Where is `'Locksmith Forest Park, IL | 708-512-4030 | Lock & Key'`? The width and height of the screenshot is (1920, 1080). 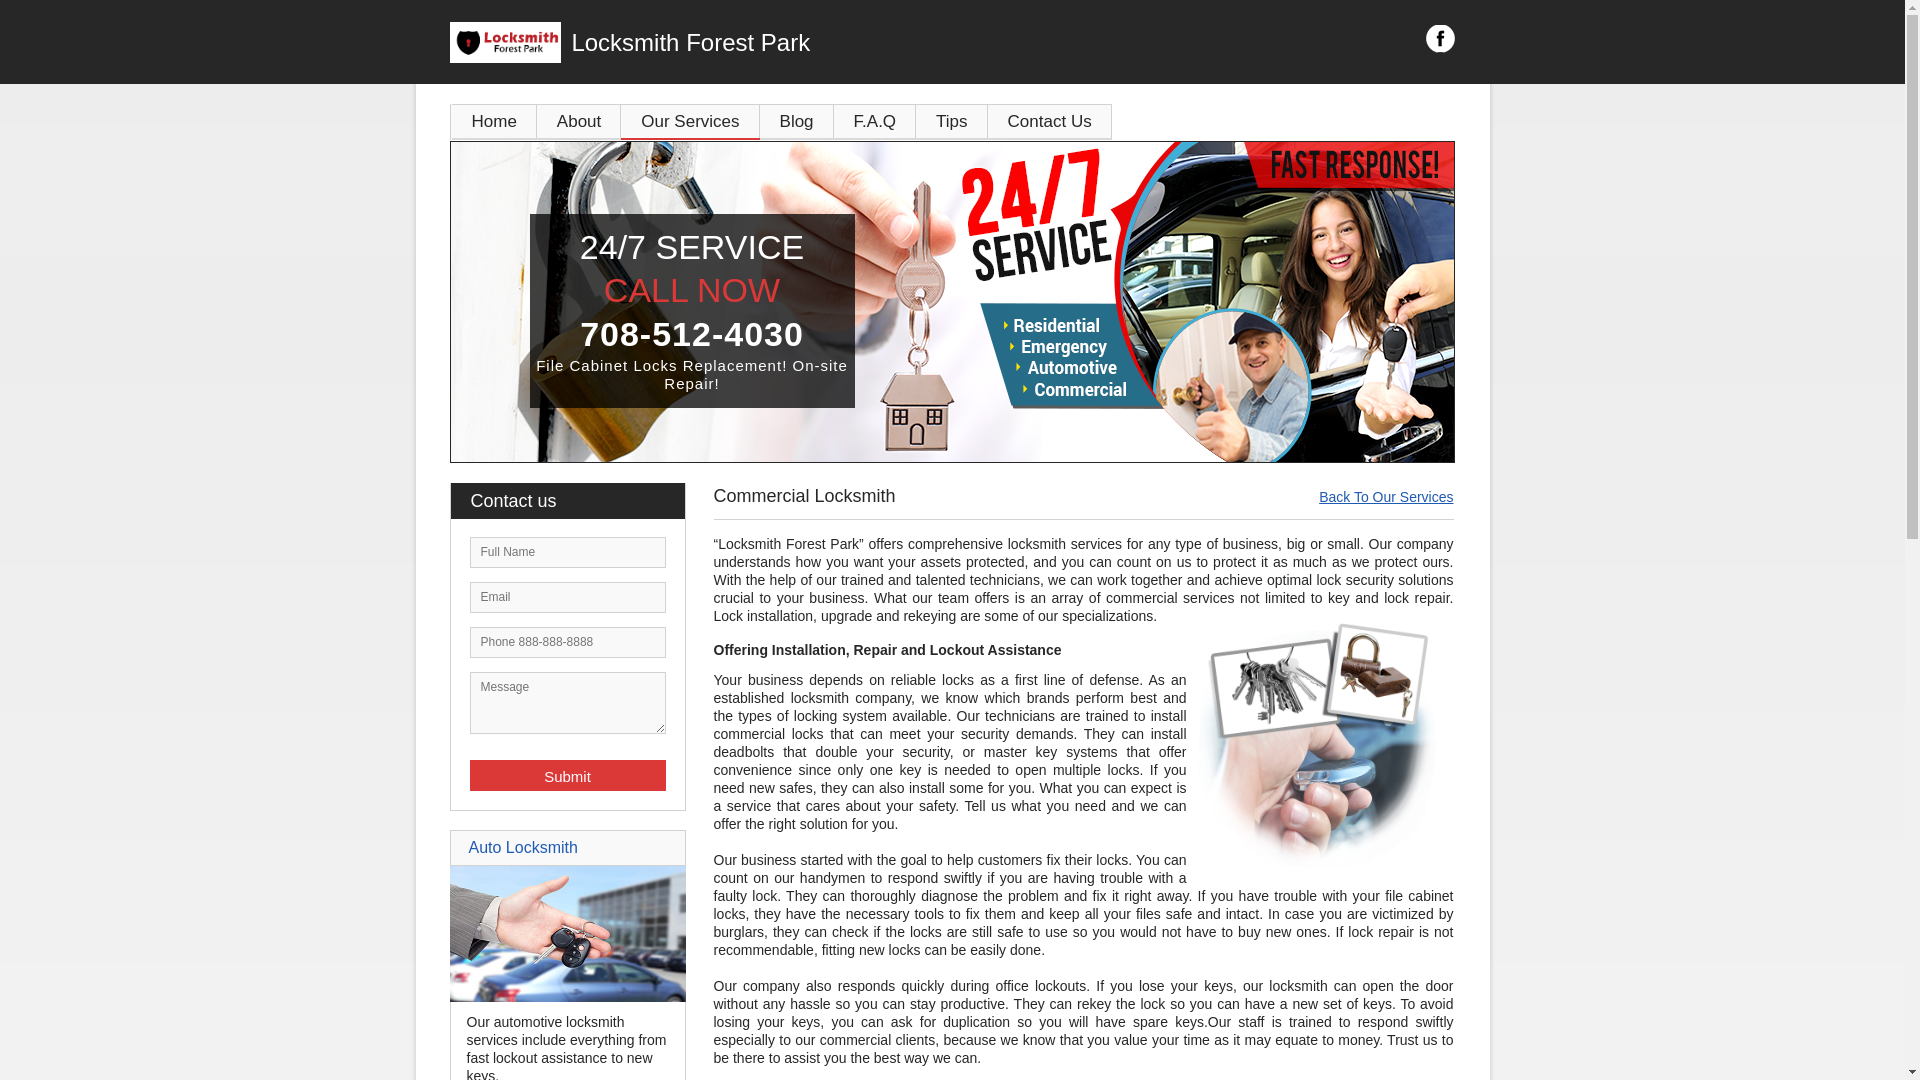 'Locksmith Forest Park, IL | 708-512-4030 | Lock & Key' is located at coordinates (951, 301).